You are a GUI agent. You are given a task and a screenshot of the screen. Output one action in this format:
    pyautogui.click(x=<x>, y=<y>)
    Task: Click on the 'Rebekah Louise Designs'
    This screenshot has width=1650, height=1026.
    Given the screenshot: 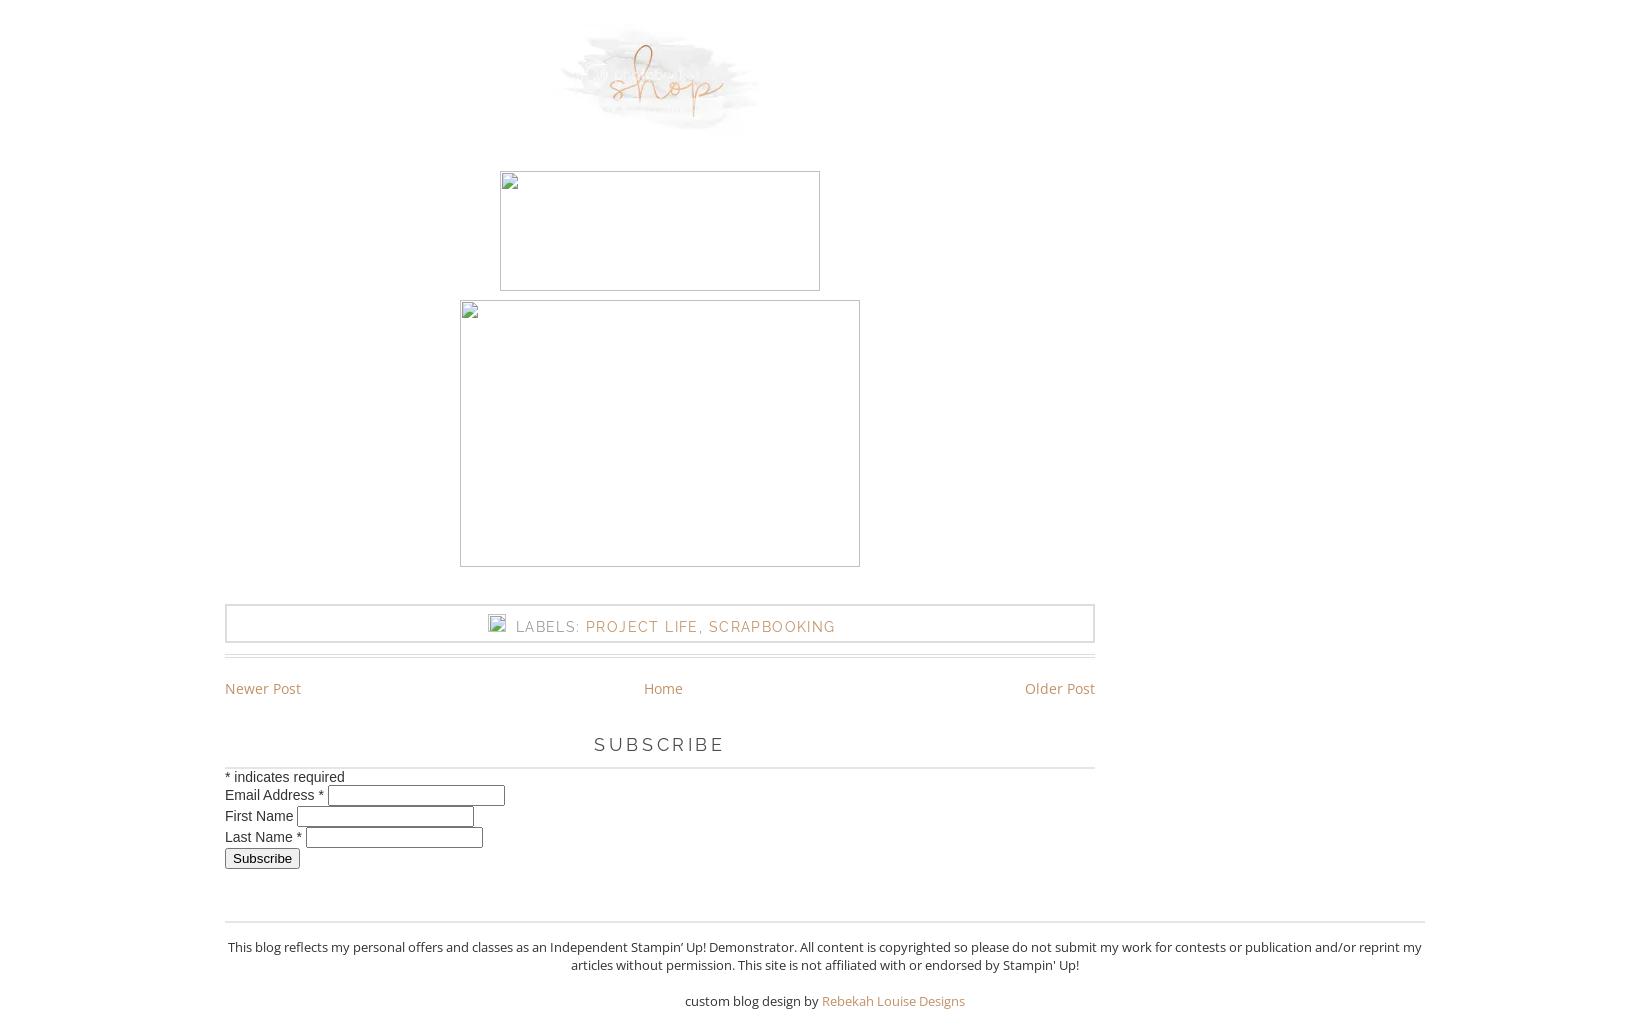 What is the action you would take?
    pyautogui.click(x=893, y=999)
    